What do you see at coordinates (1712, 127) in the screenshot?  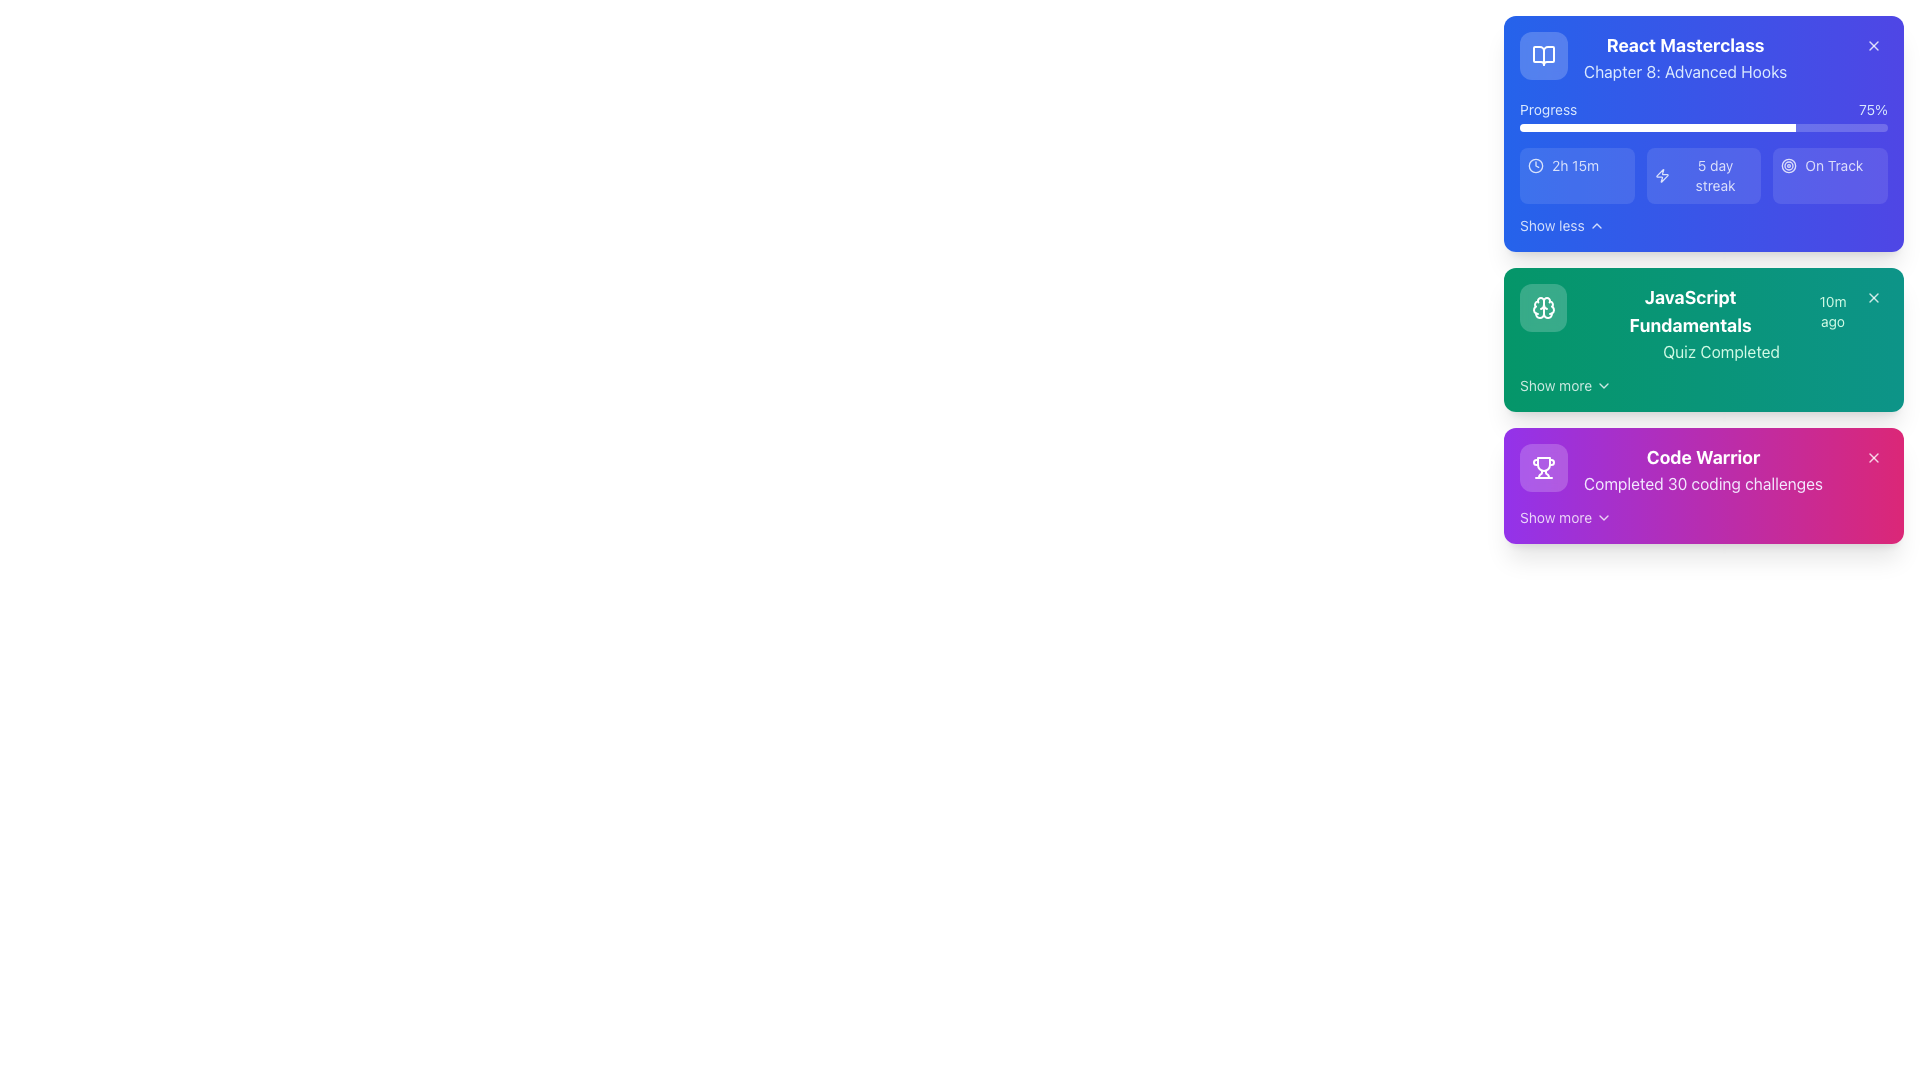 I see `the progress` at bounding box center [1712, 127].